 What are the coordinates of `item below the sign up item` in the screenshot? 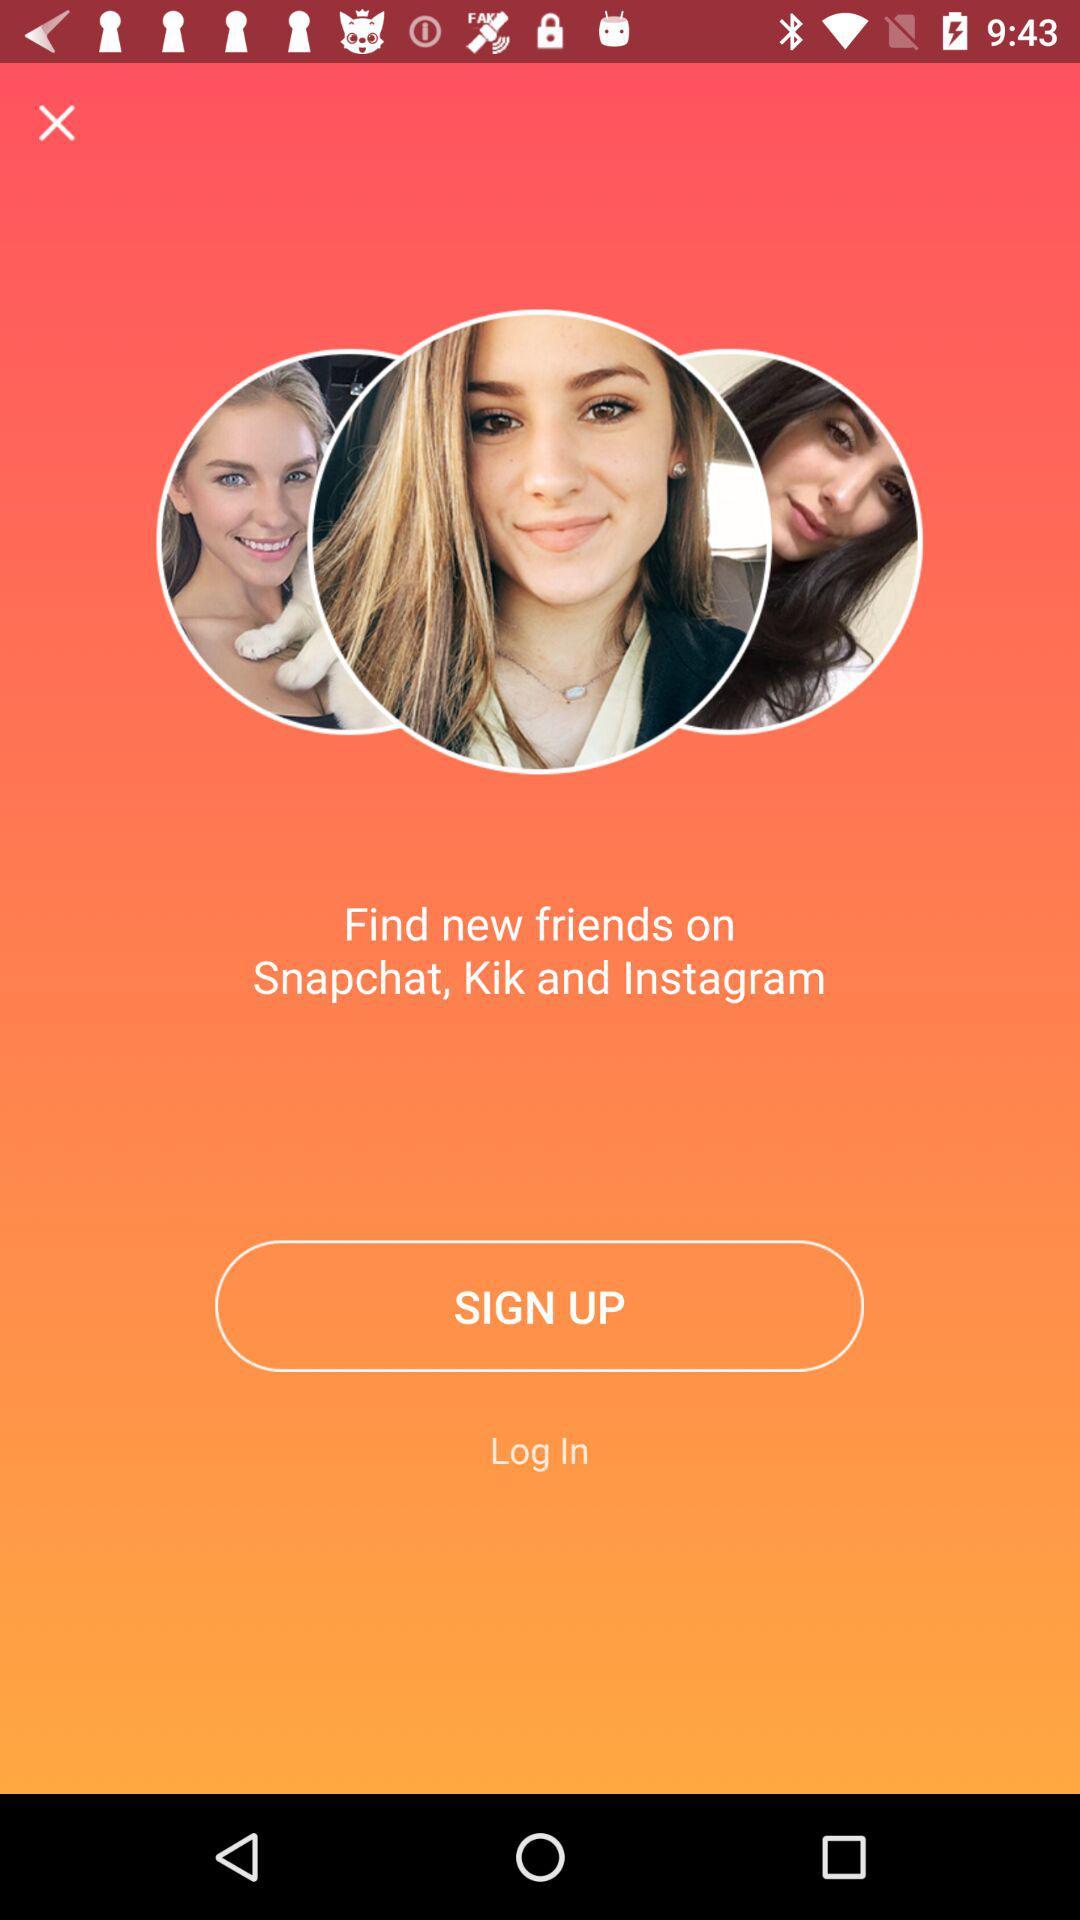 It's located at (538, 1449).